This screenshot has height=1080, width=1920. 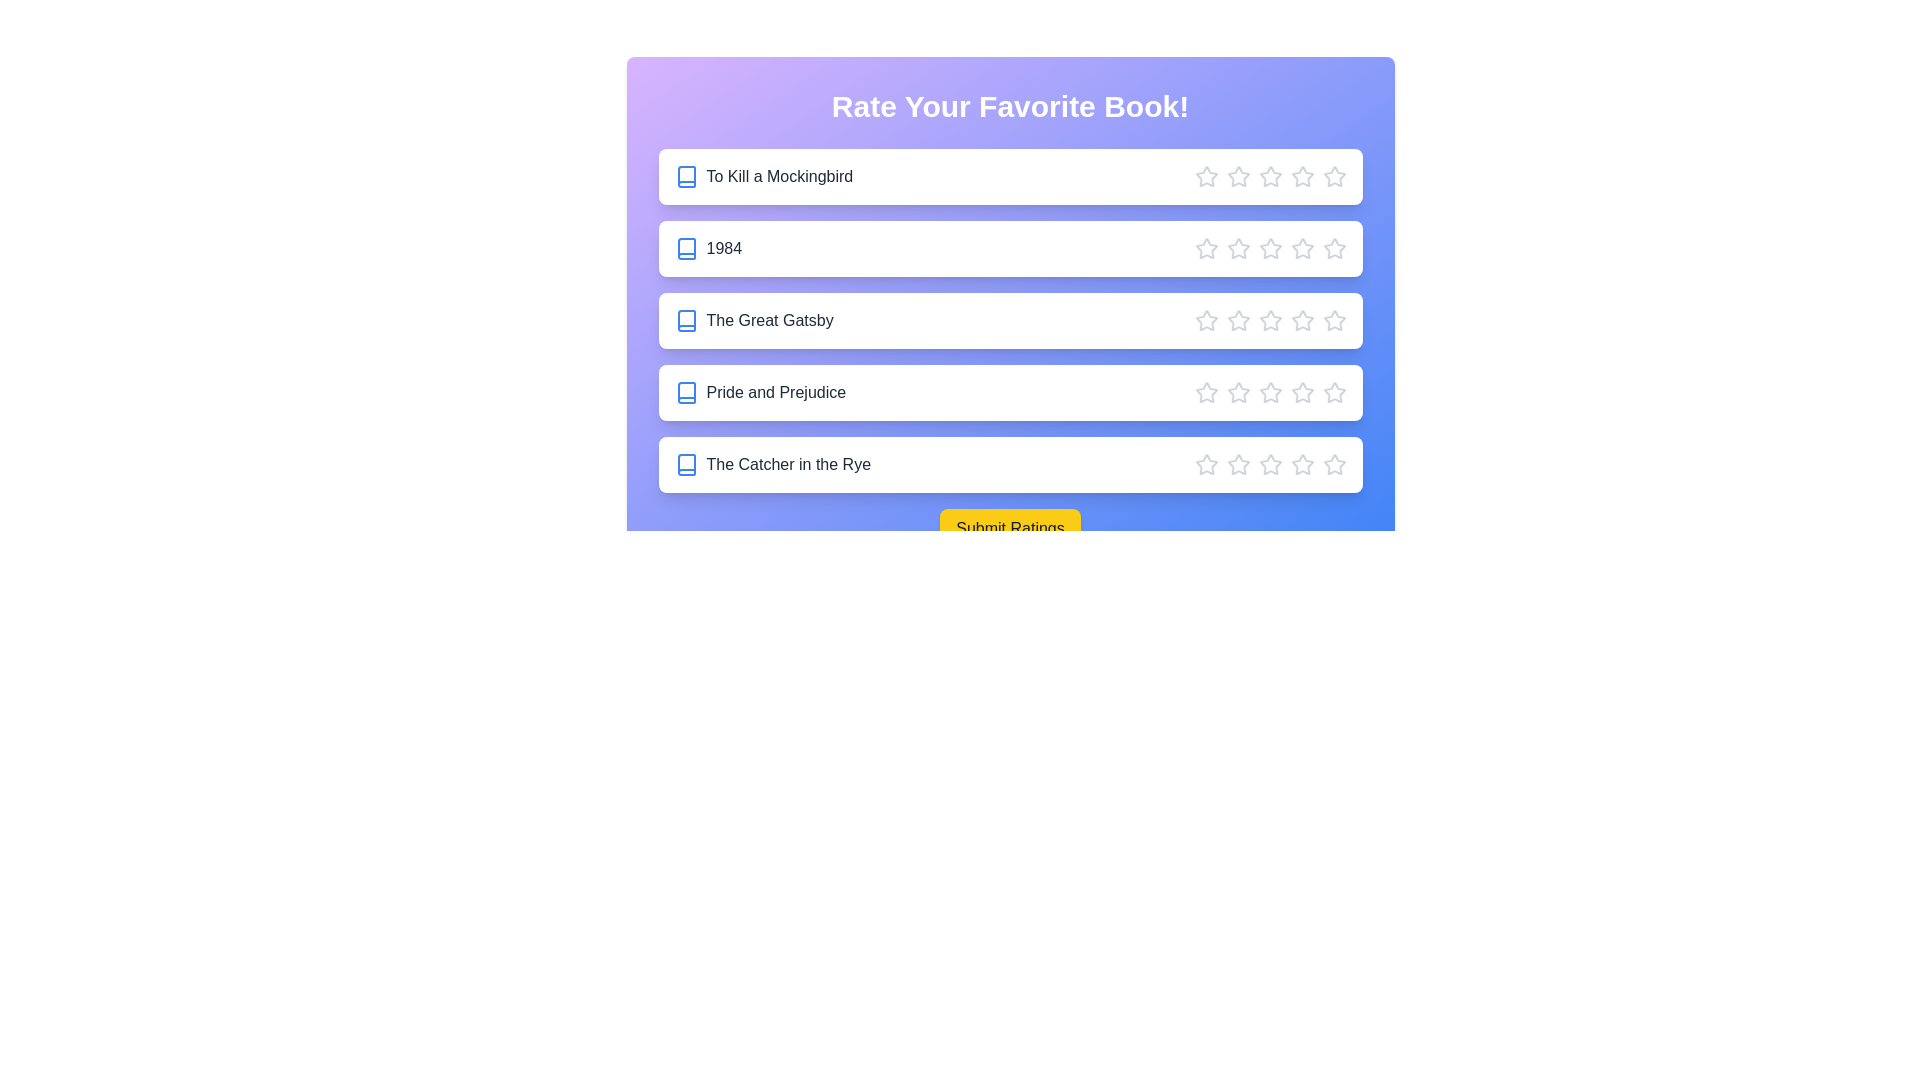 What do you see at coordinates (1237, 319) in the screenshot?
I see `the star corresponding to 2 stars for the book 'The Great Gatsby'` at bounding box center [1237, 319].